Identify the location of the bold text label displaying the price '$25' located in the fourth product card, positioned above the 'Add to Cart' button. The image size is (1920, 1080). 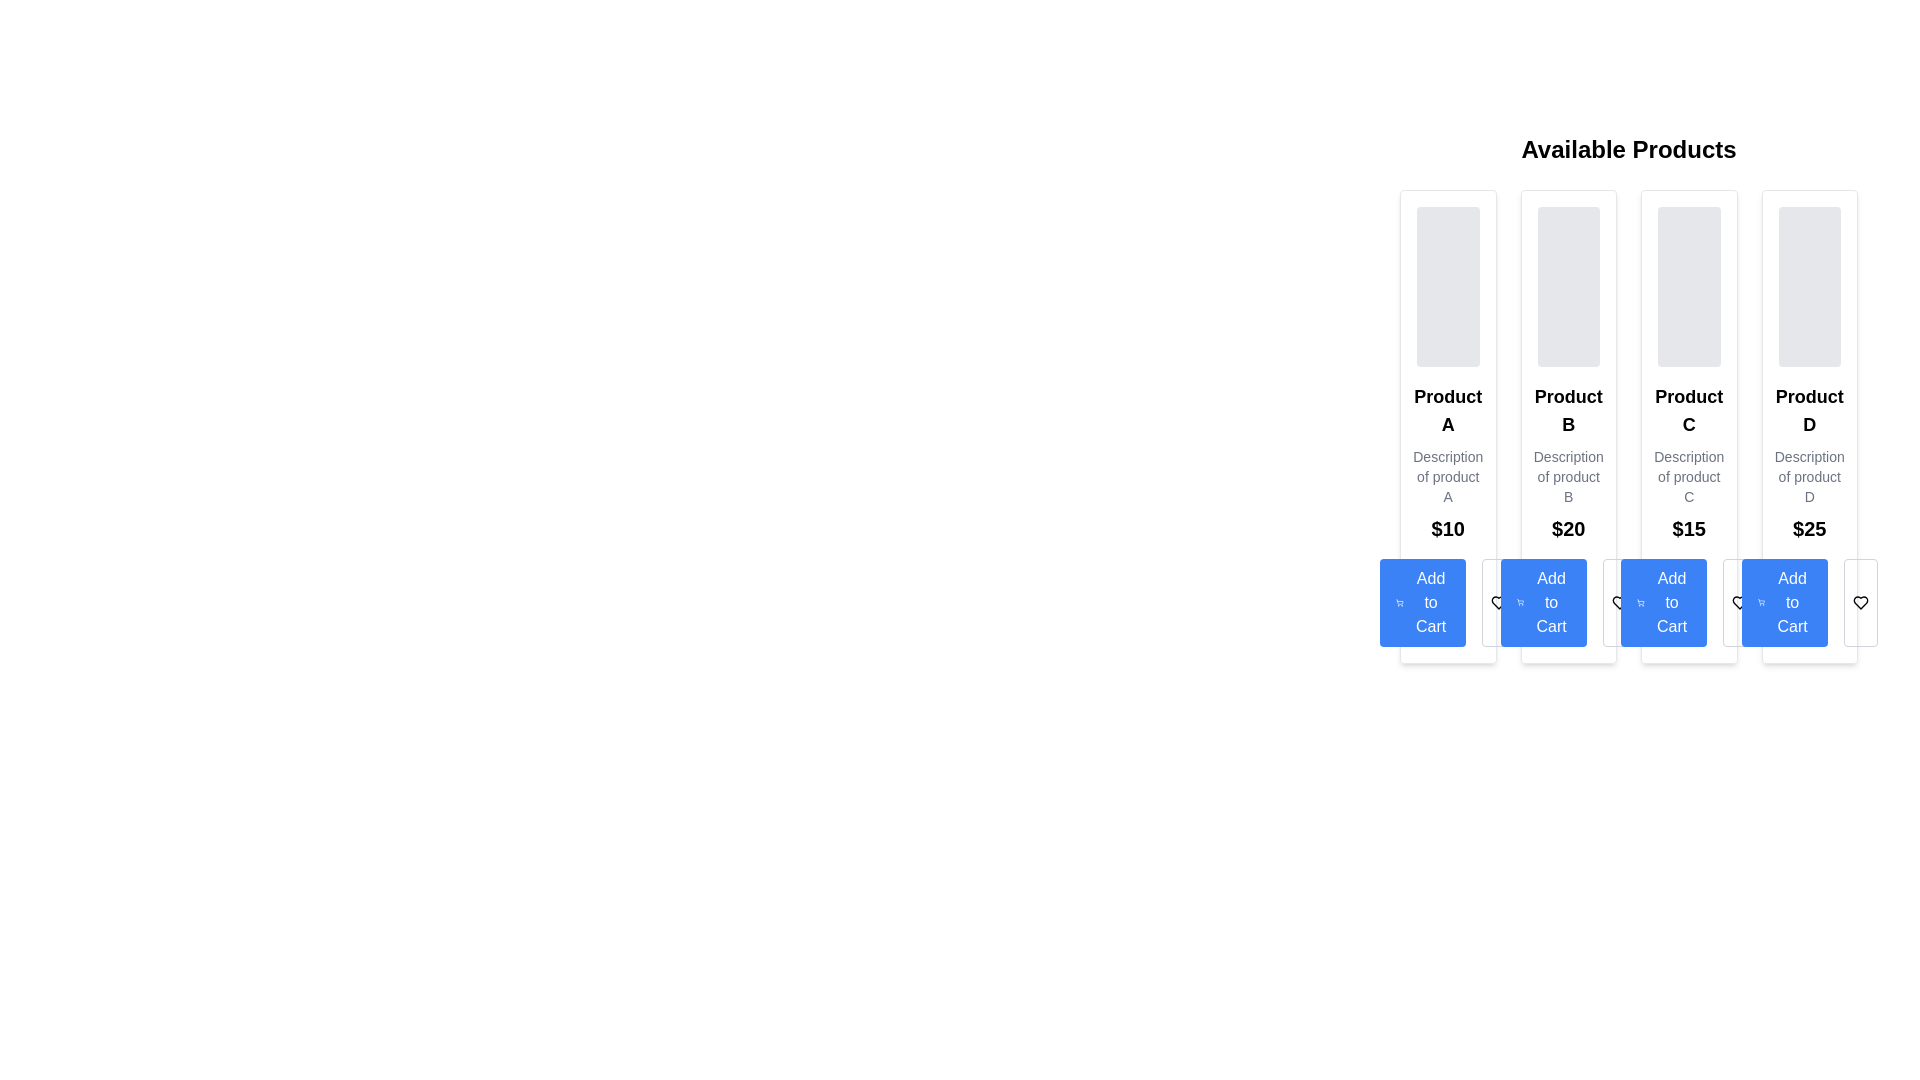
(1809, 527).